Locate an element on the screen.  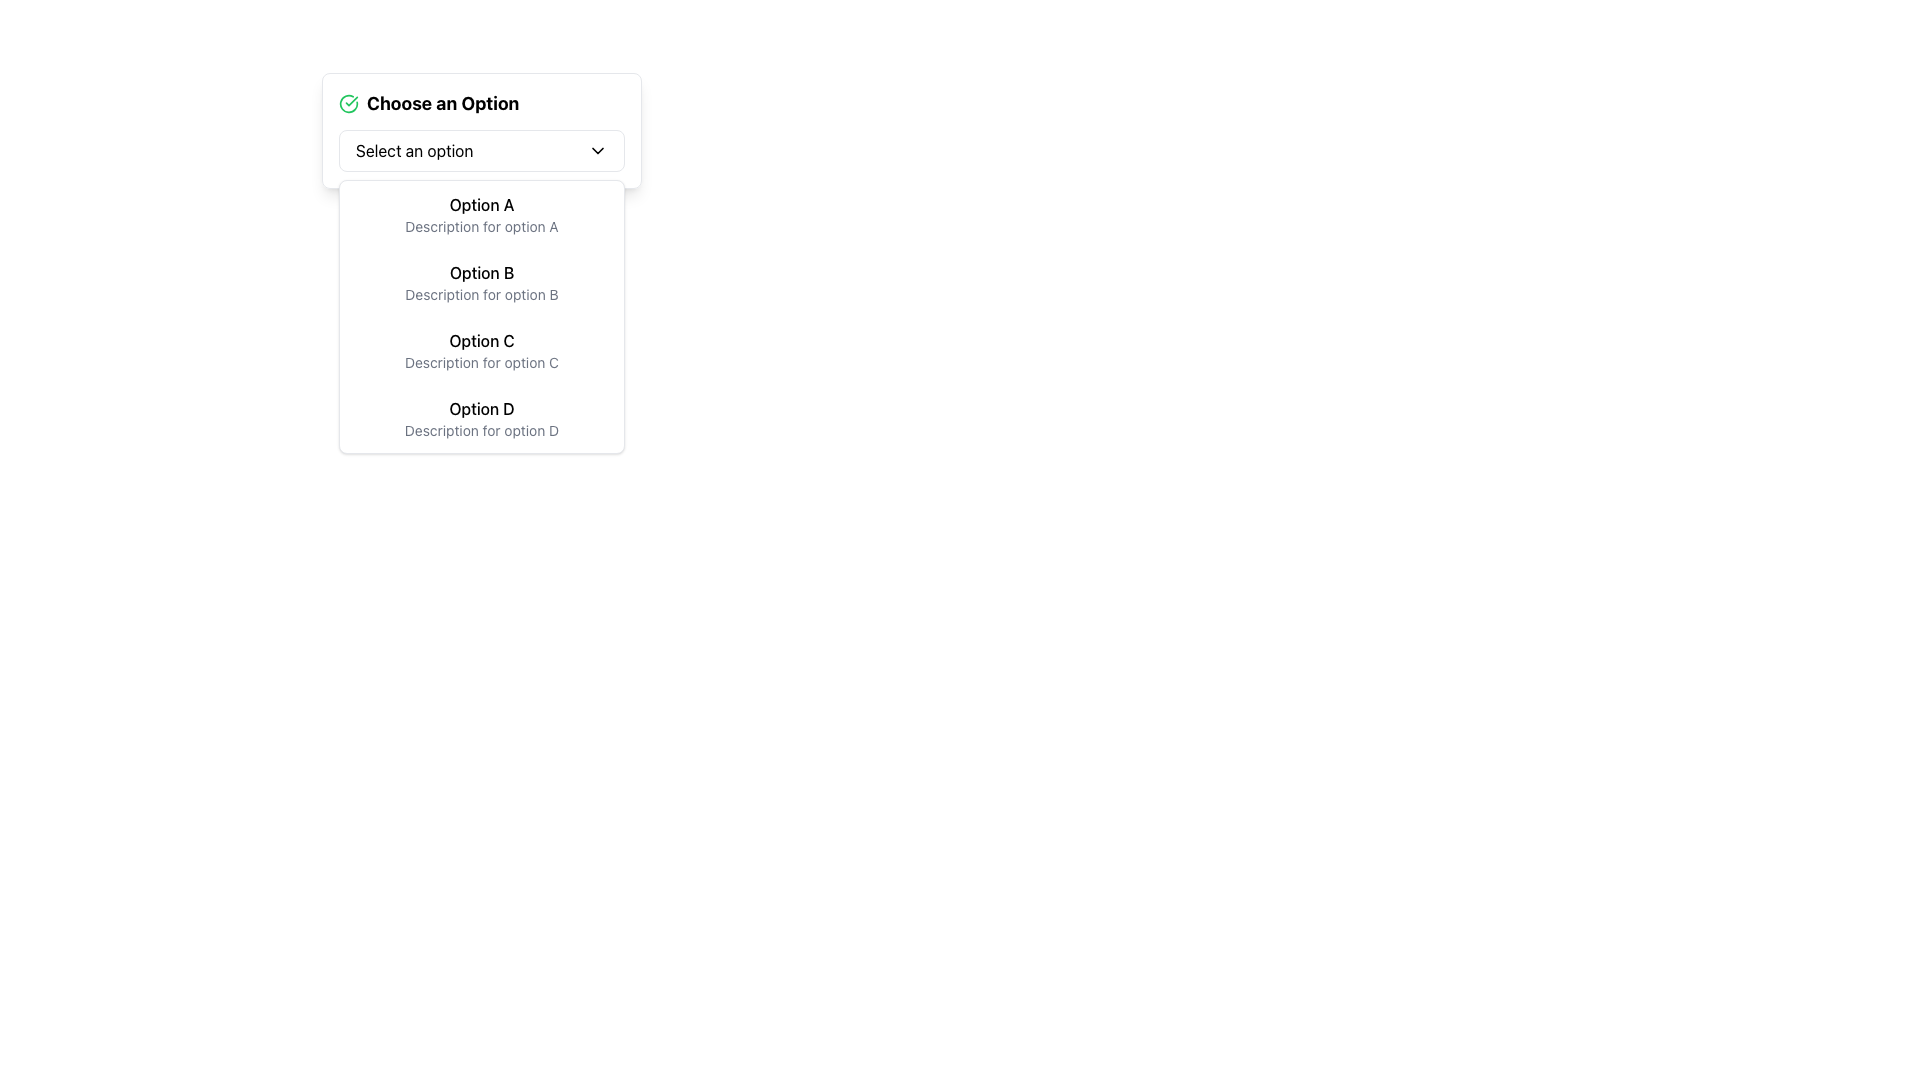
the static text element reading 'Description for option C', which is located beneath the bolded text 'Option C' within the dropdown menu is located at coordinates (481, 362).